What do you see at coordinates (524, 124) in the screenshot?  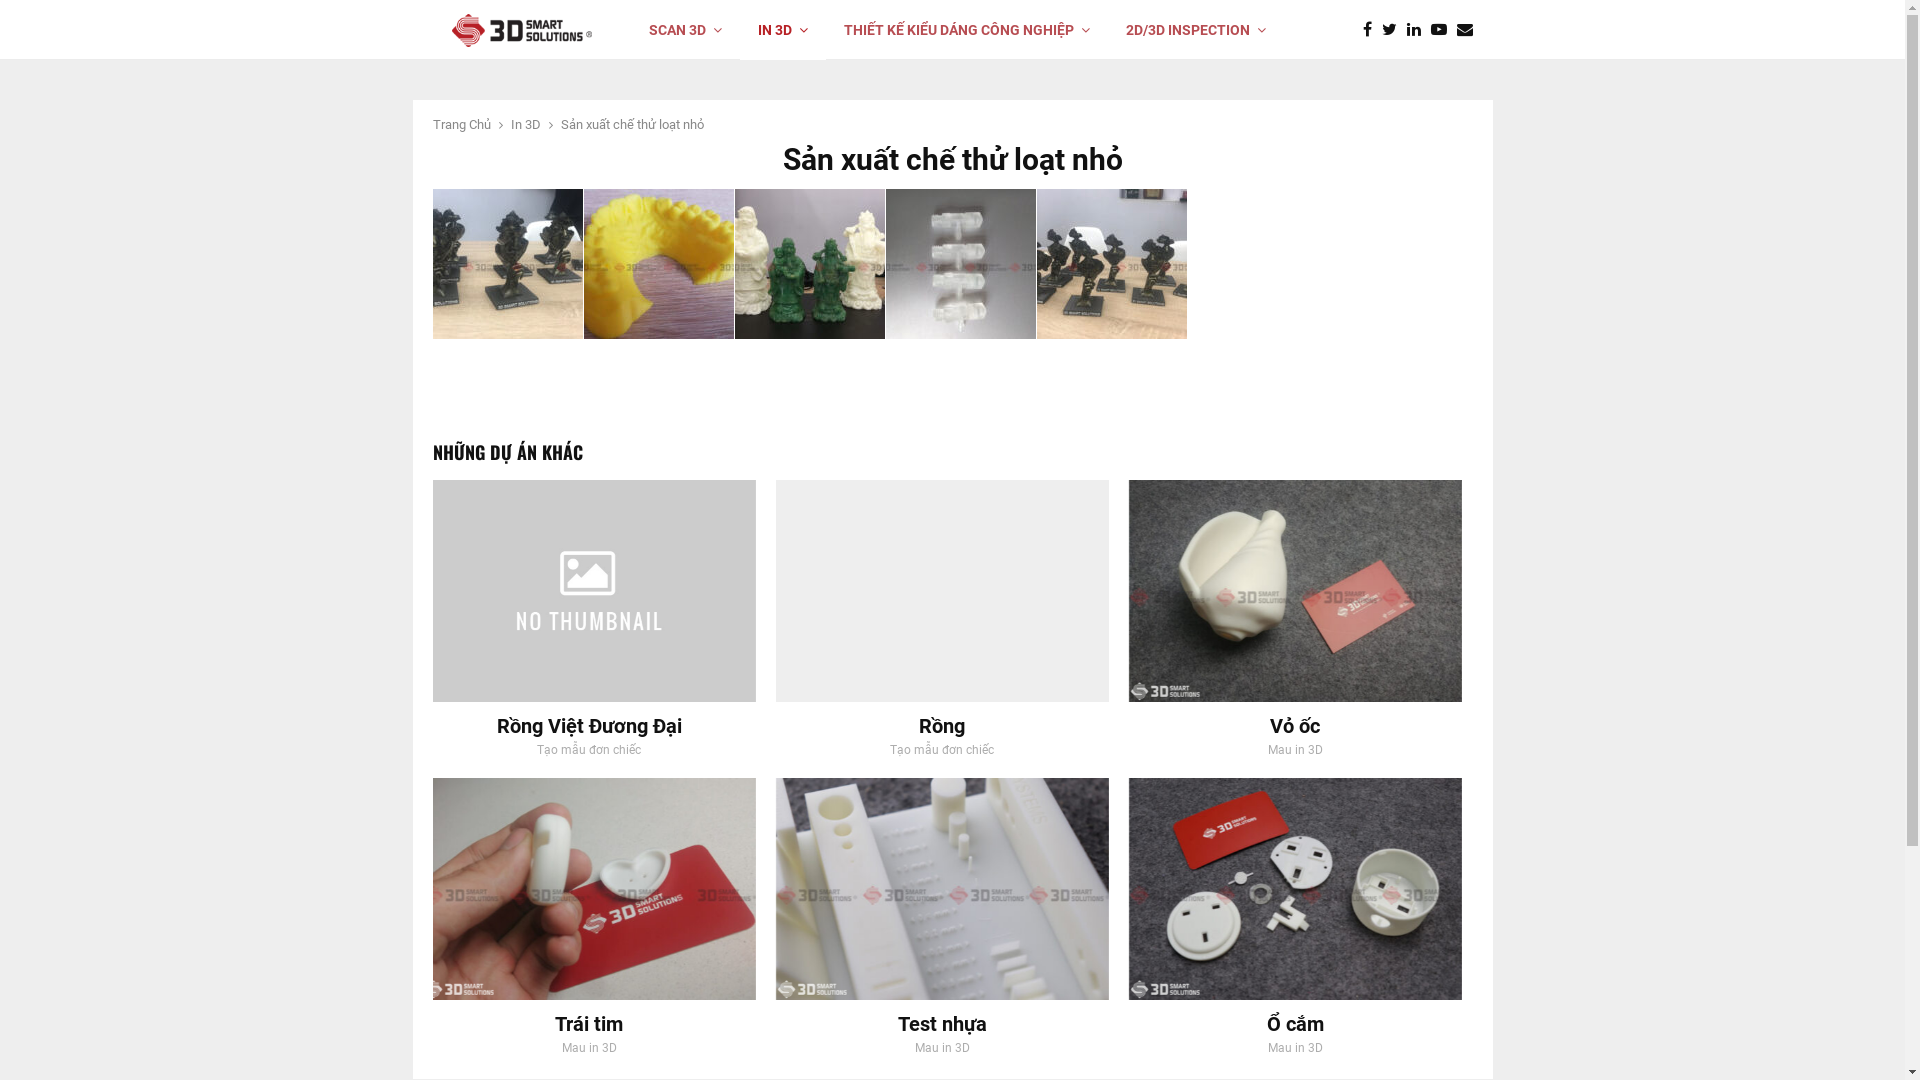 I see `'In 3D'` at bounding box center [524, 124].